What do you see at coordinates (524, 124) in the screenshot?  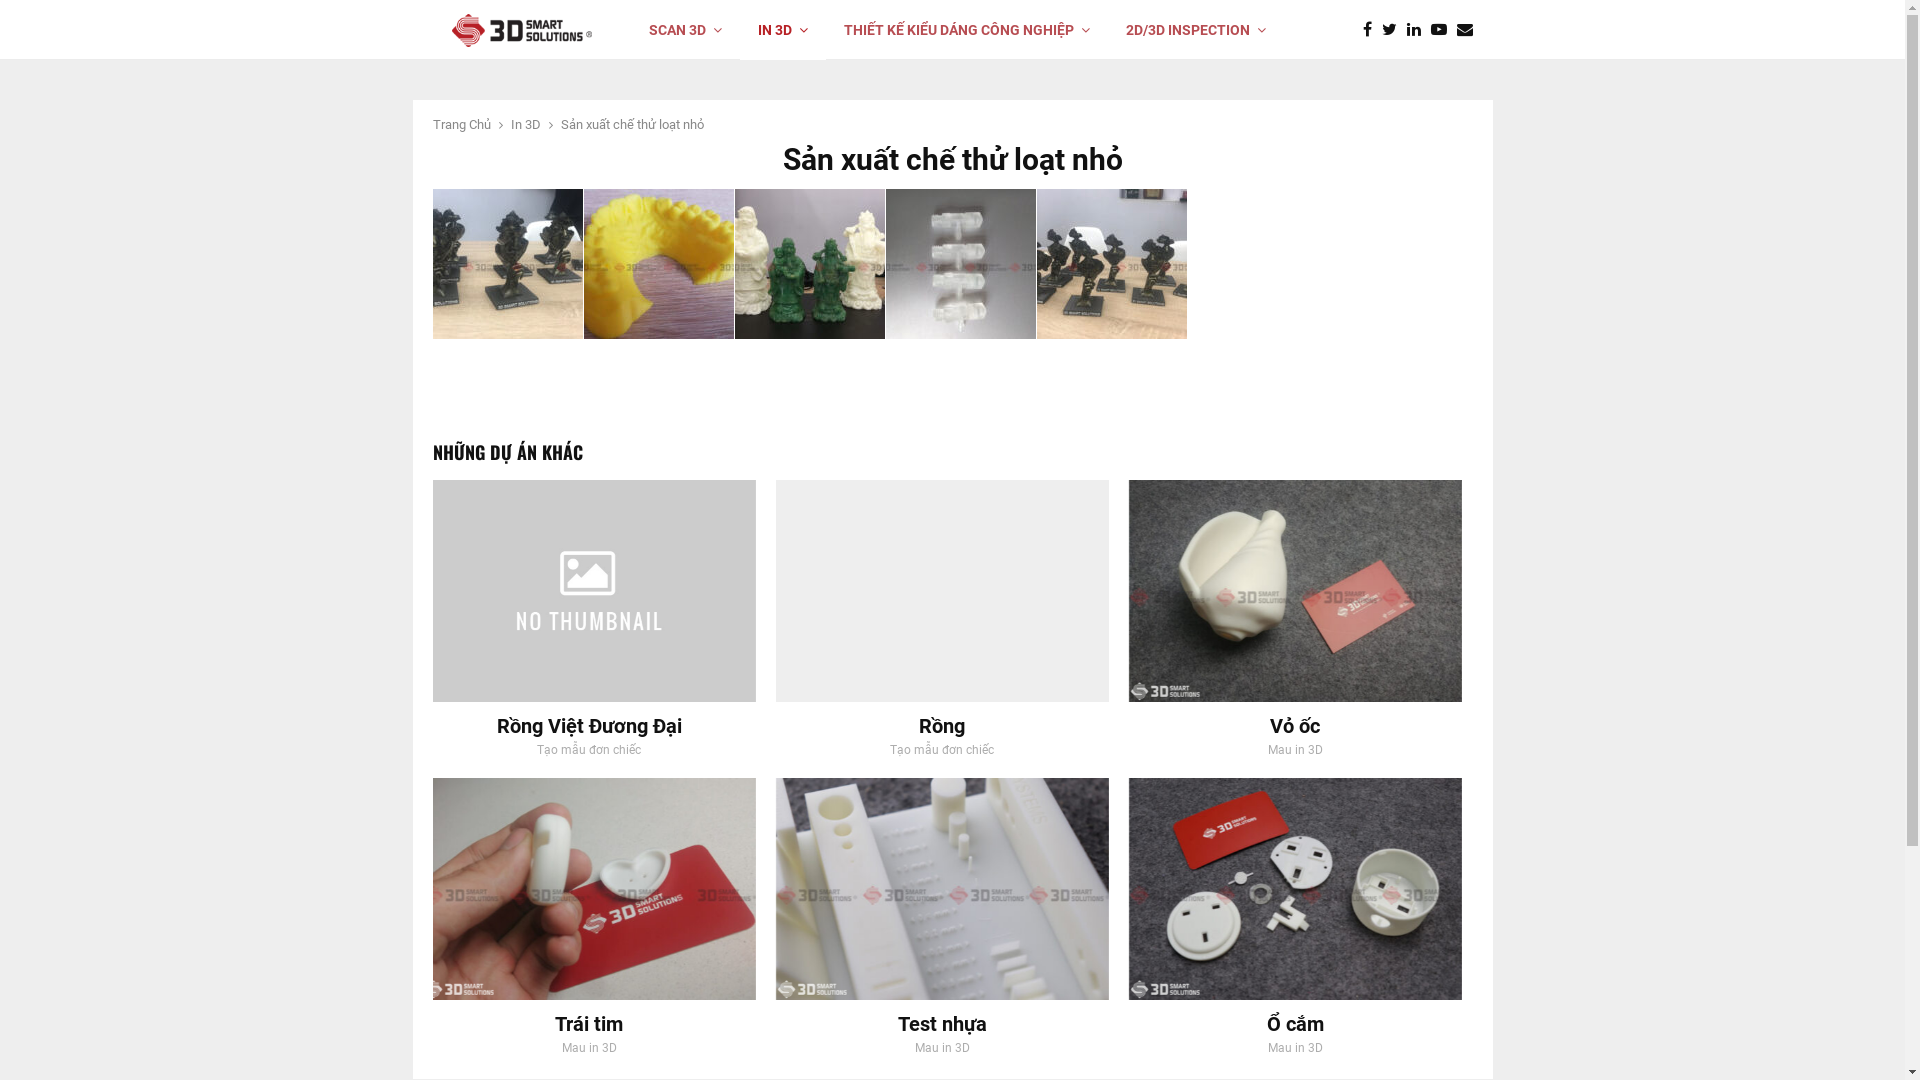 I see `'In 3D'` at bounding box center [524, 124].